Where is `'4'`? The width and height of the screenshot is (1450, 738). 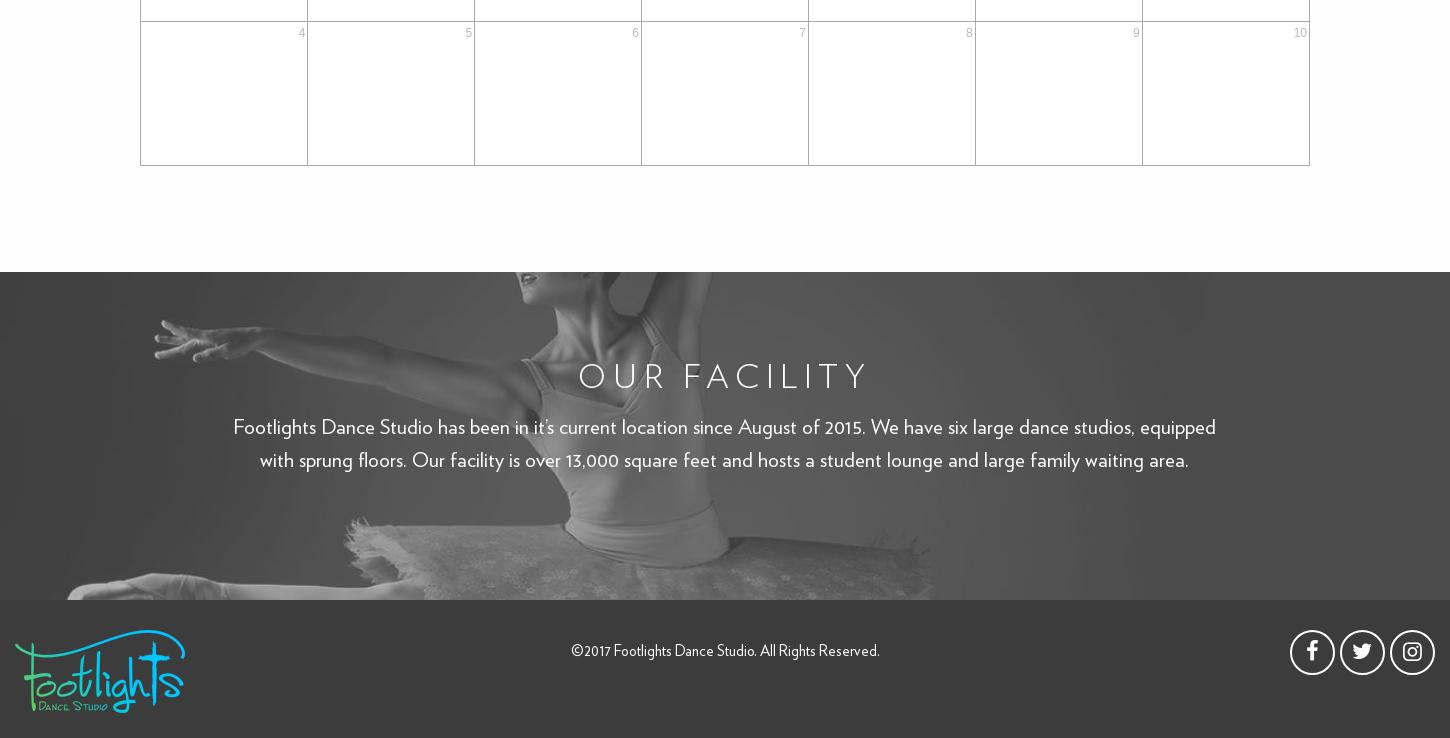 '4' is located at coordinates (301, 31).